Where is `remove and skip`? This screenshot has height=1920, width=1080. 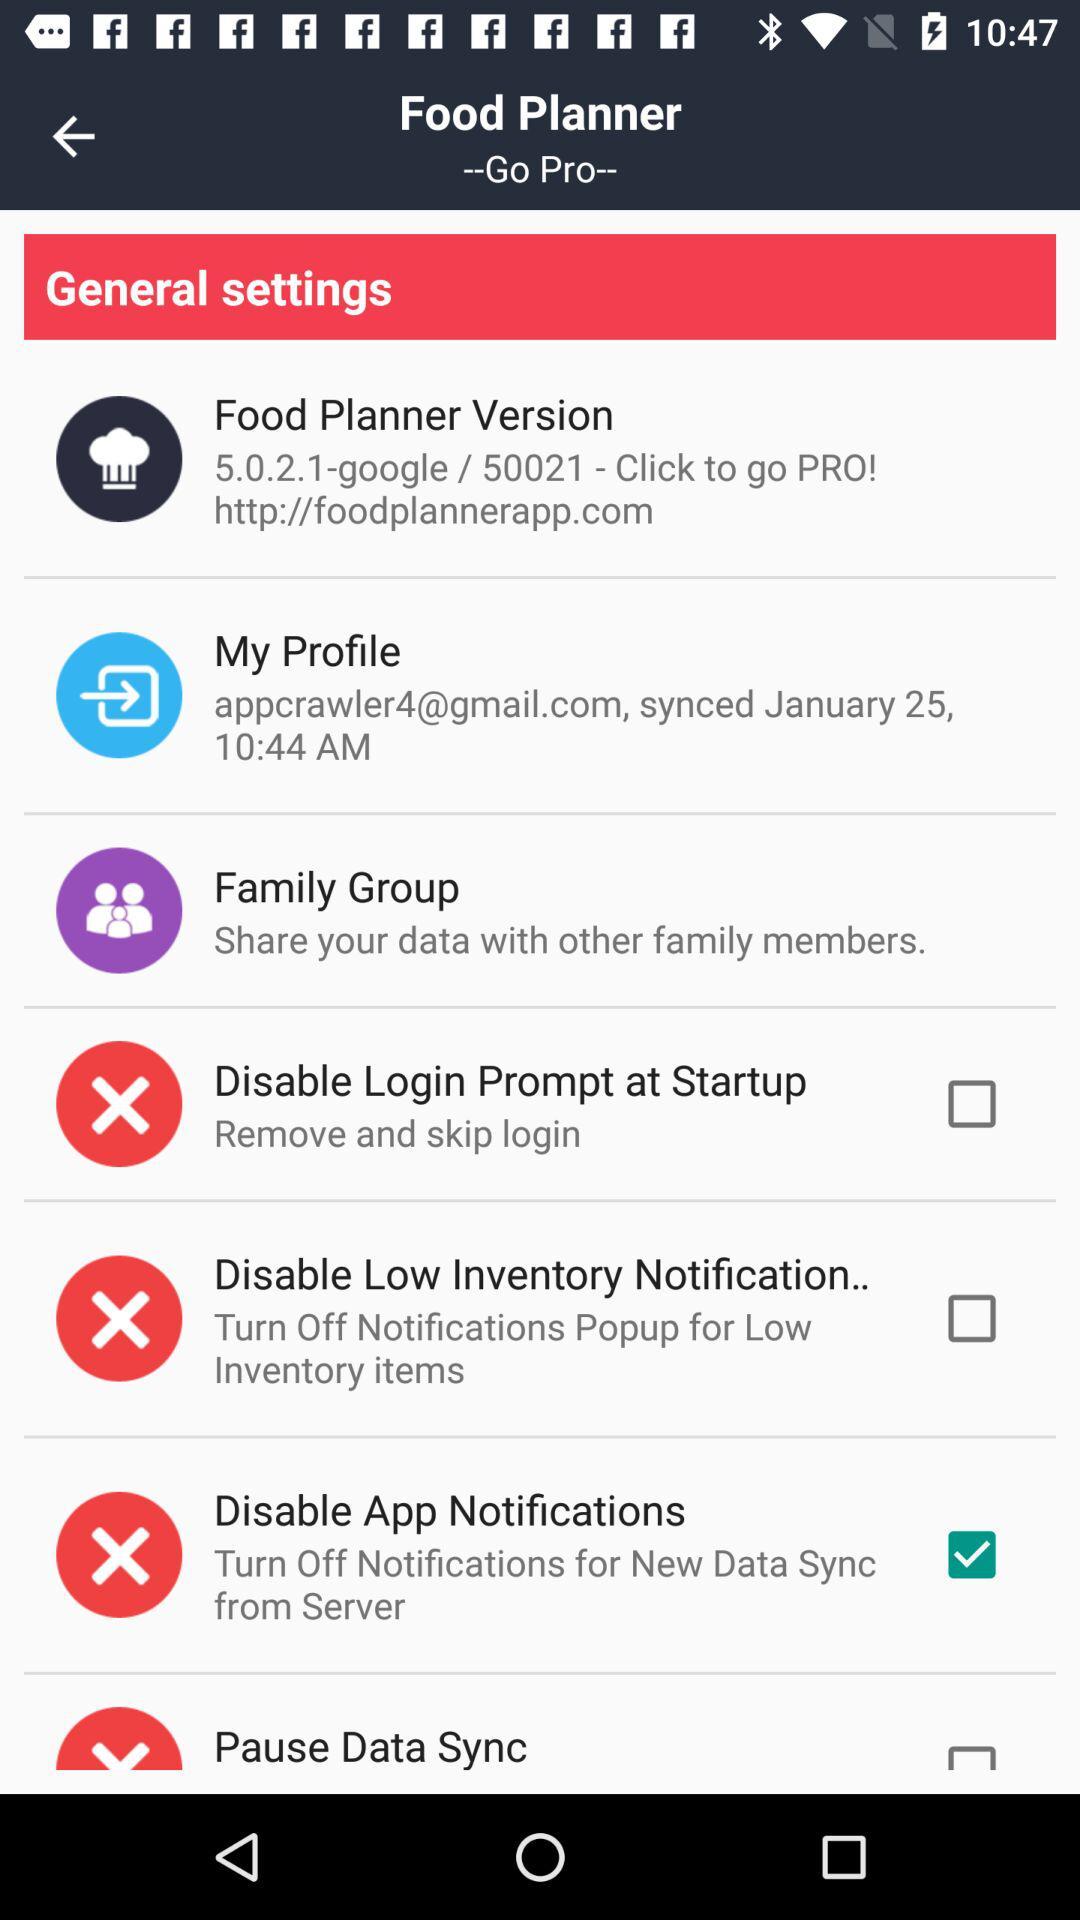 remove and skip is located at coordinates (397, 1132).